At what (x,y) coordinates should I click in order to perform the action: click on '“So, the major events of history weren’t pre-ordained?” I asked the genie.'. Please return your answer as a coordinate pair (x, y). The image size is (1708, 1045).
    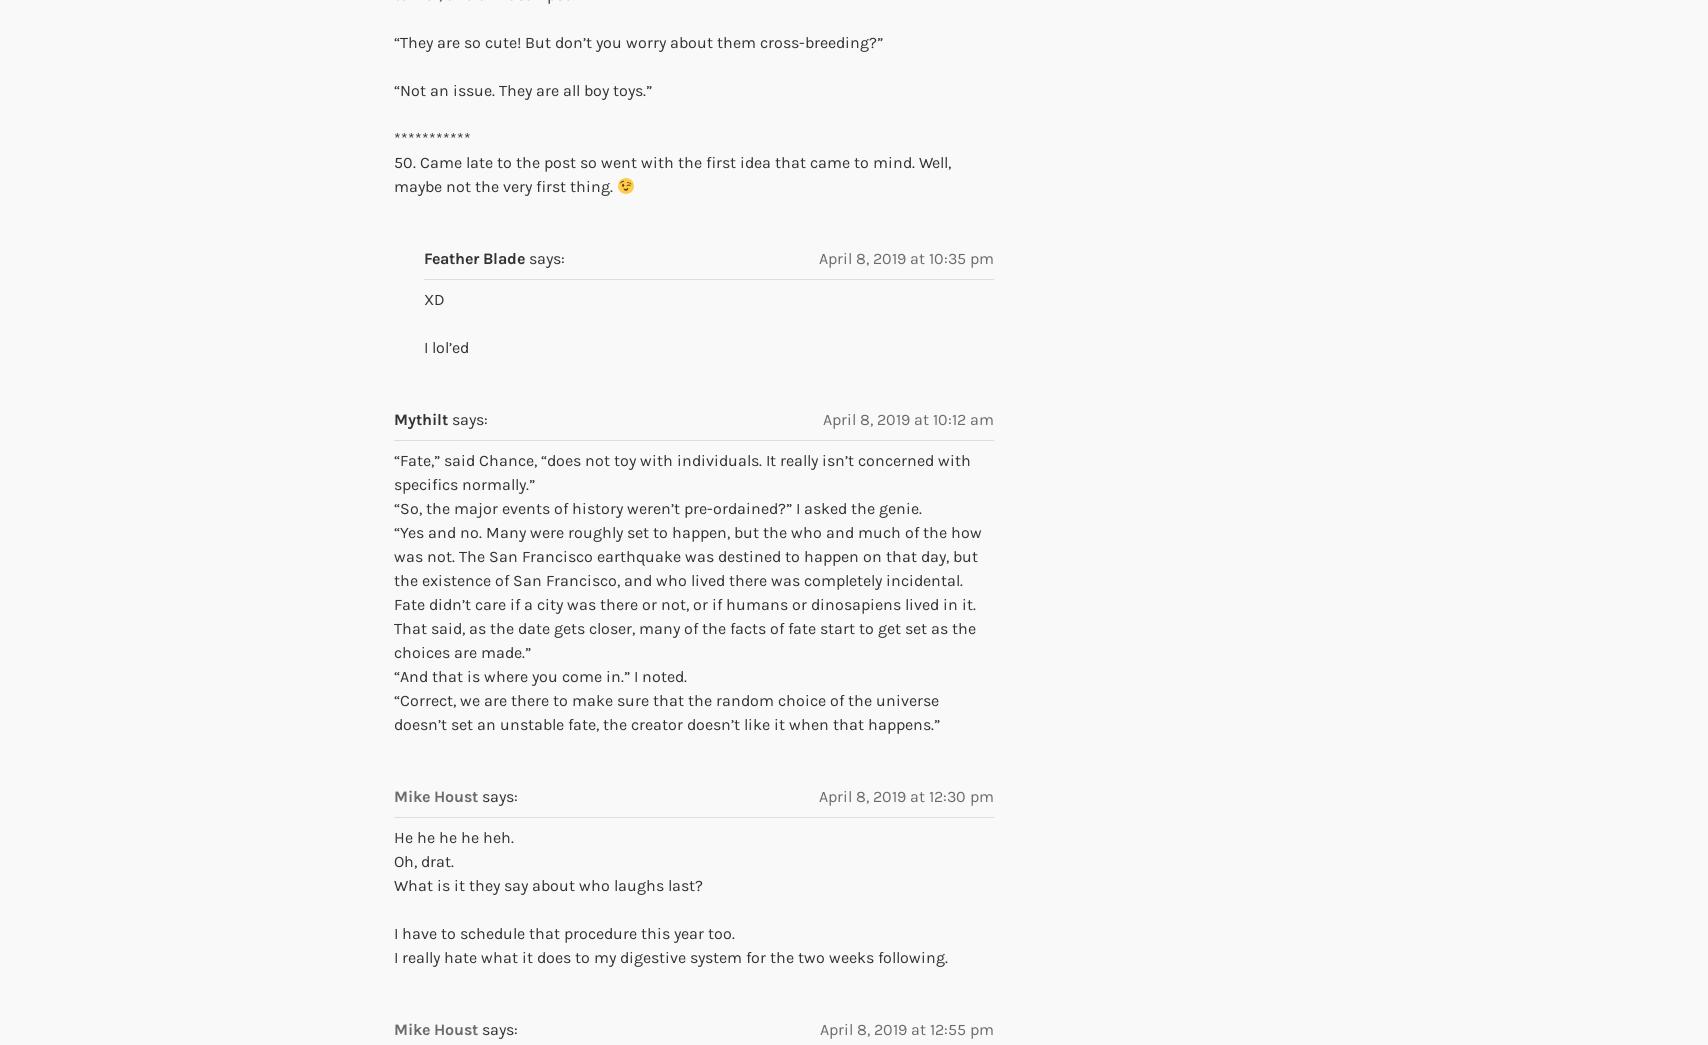
    Looking at the image, I should click on (394, 506).